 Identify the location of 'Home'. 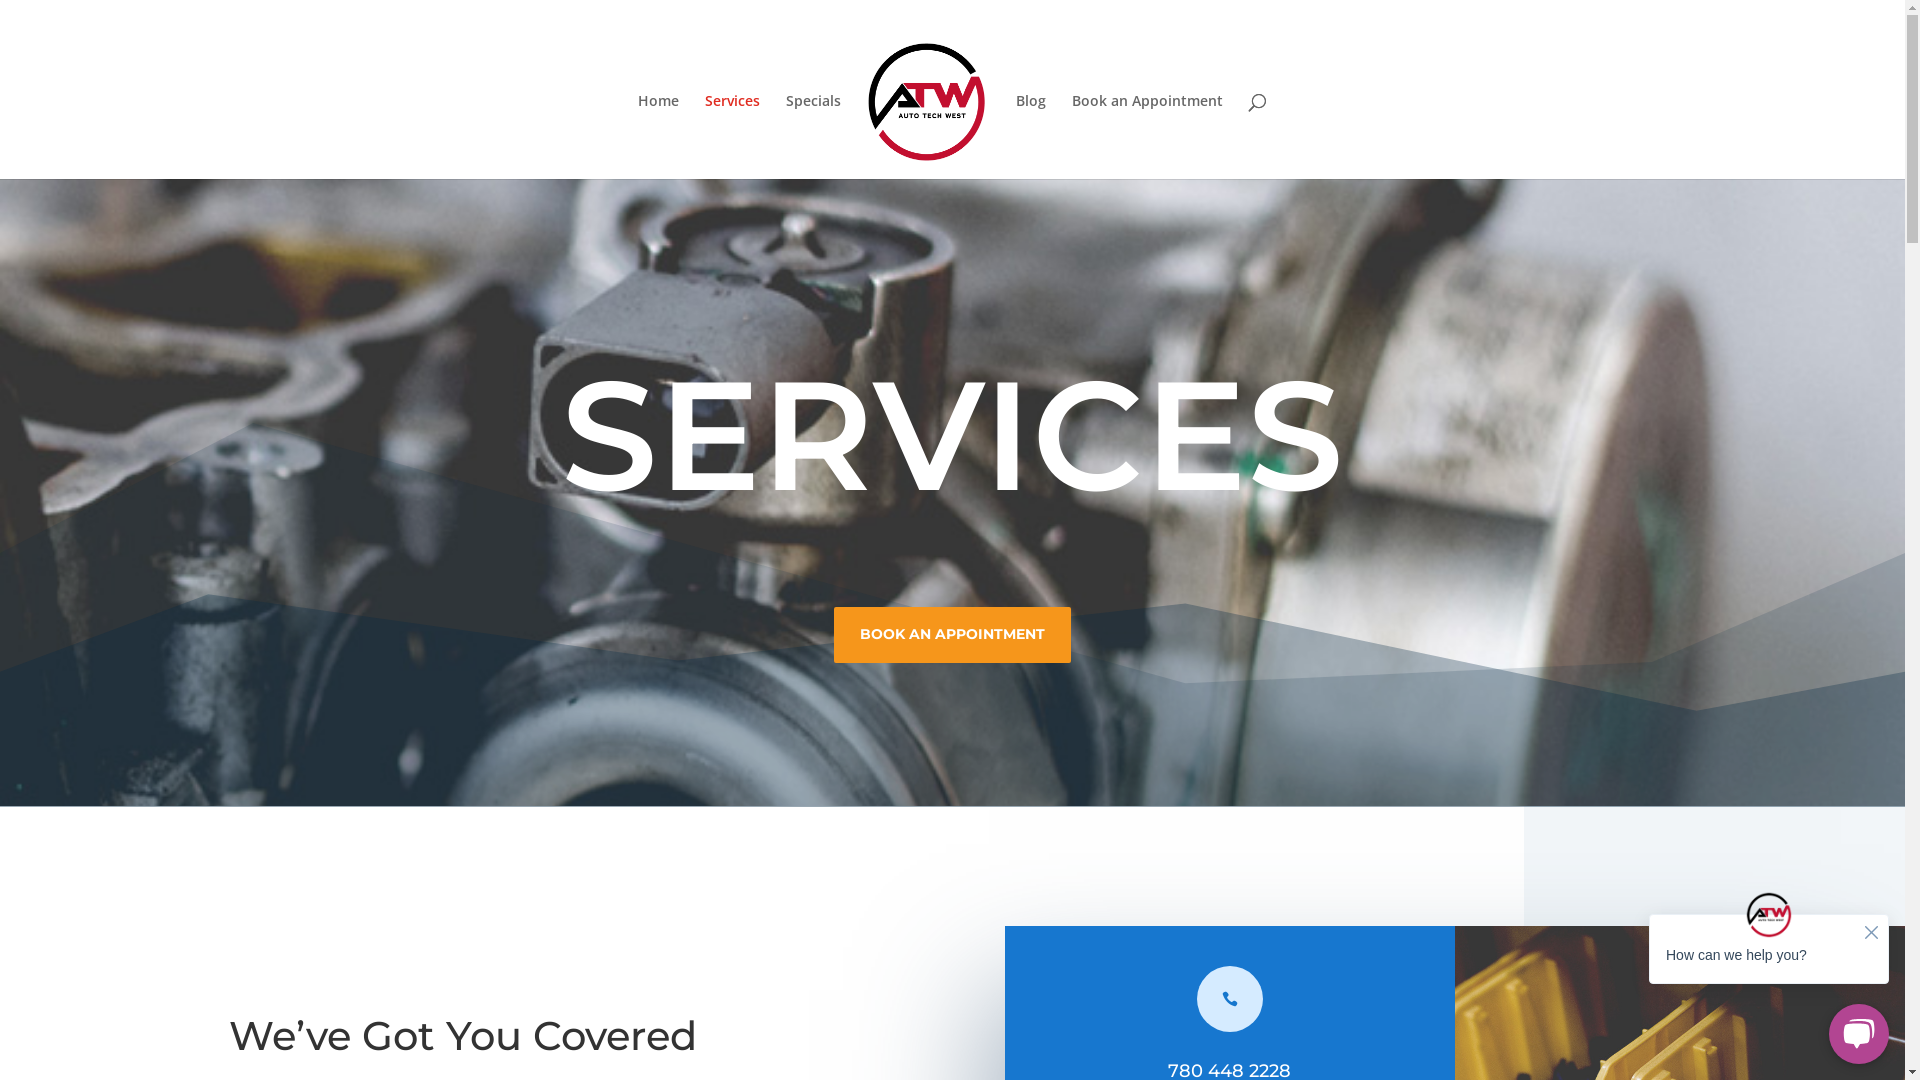
(658, 135).